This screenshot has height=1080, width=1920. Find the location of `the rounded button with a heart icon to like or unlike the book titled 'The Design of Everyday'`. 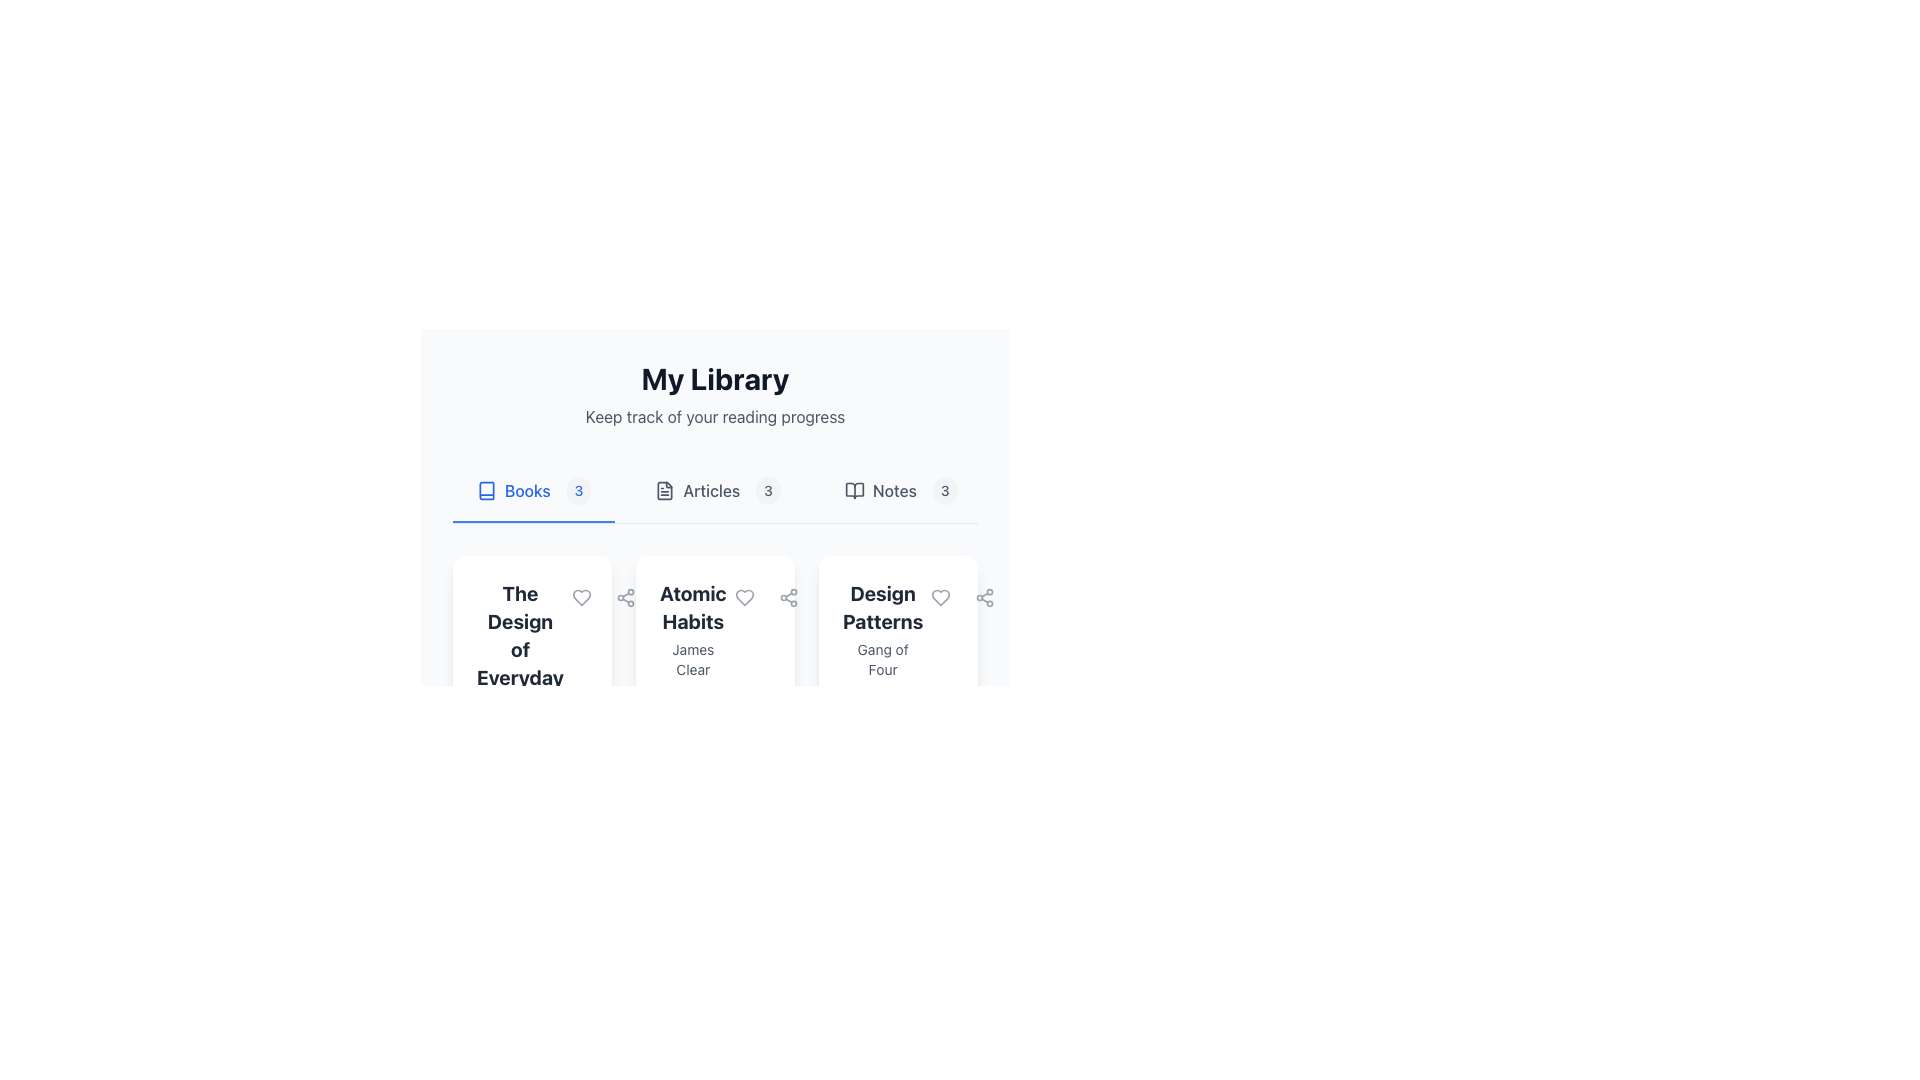

the rounded button with a heart icon to like or unlike the book titled 'The Design of Everyday' is located at coordinates (580, 596).